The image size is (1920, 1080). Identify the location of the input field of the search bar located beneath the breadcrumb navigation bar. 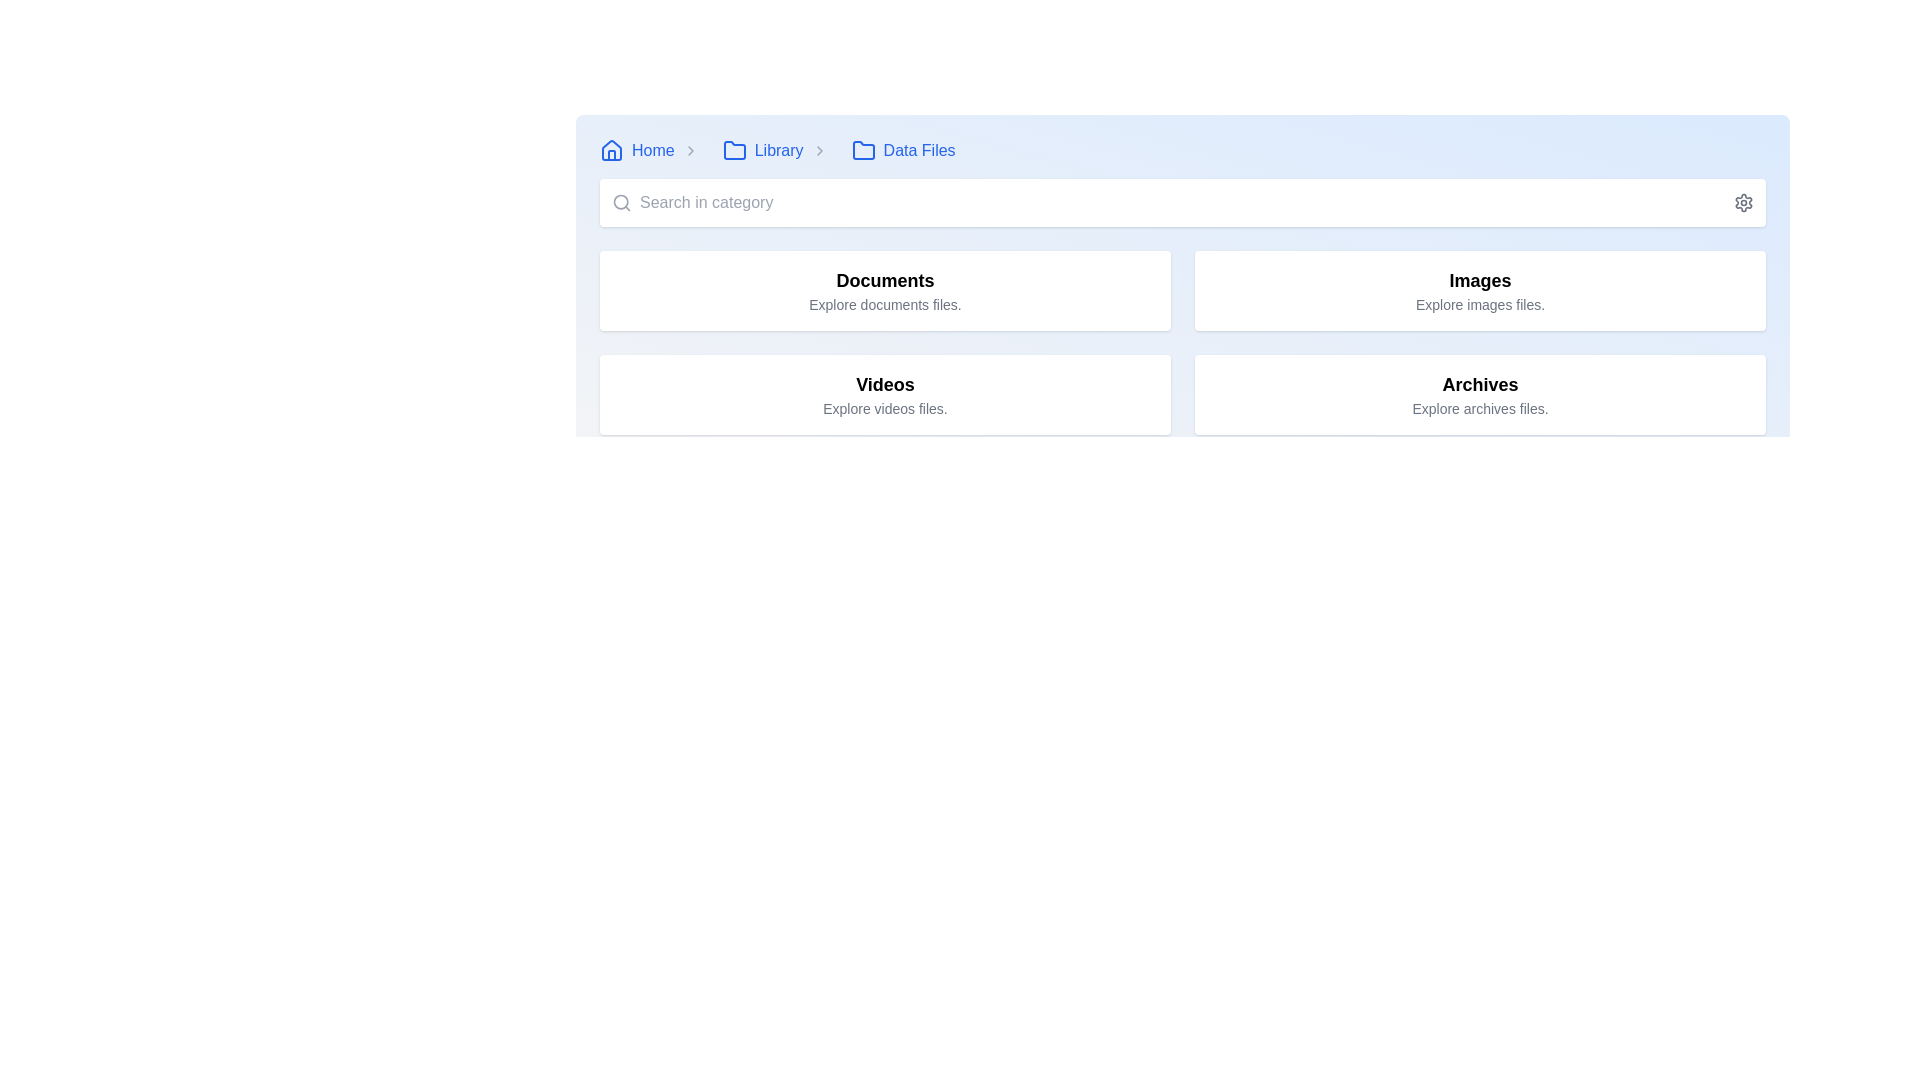
(1182, 203).